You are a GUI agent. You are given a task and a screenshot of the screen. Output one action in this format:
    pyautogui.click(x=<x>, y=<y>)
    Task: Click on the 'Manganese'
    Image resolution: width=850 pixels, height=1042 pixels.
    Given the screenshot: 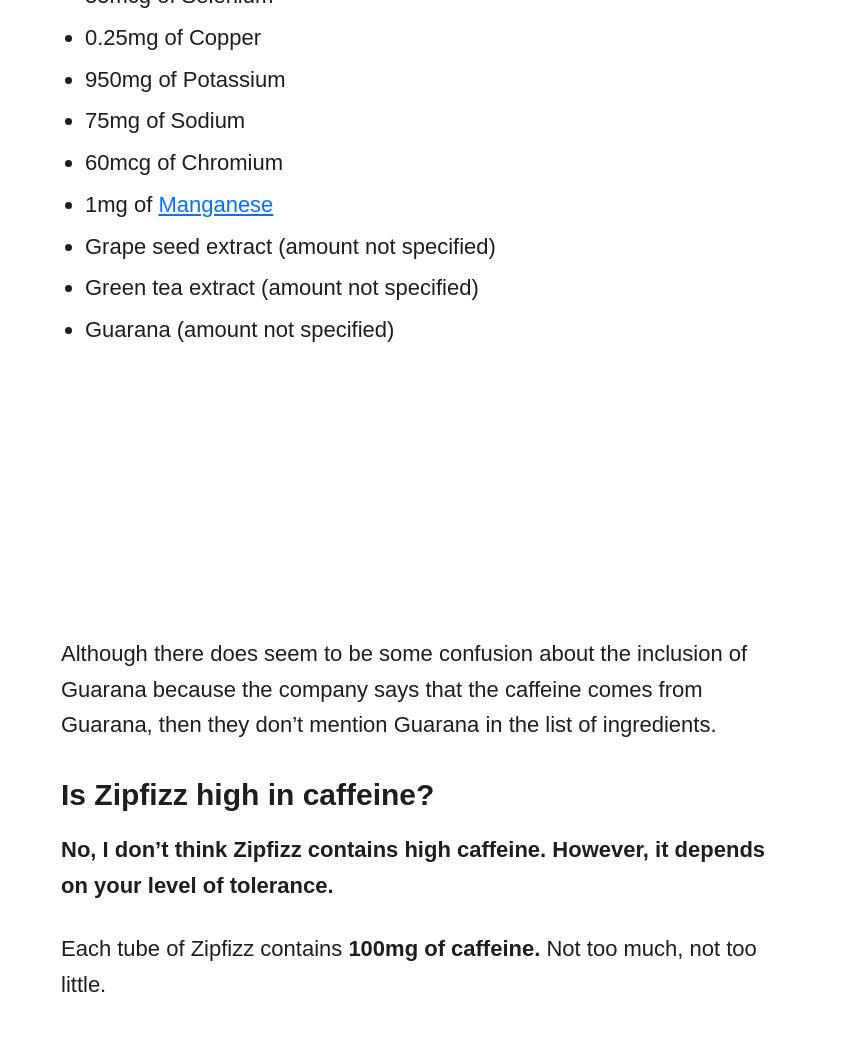 What is the action you would take?
    pyautogui.click(x=215, y=202)
    